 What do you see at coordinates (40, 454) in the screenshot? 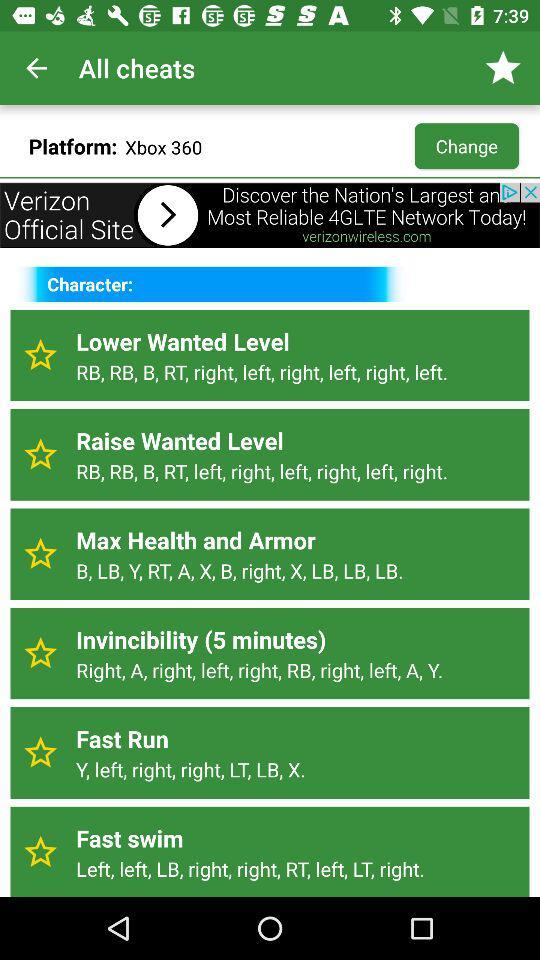
I see `the star icon` at bounding box center [40, 454].